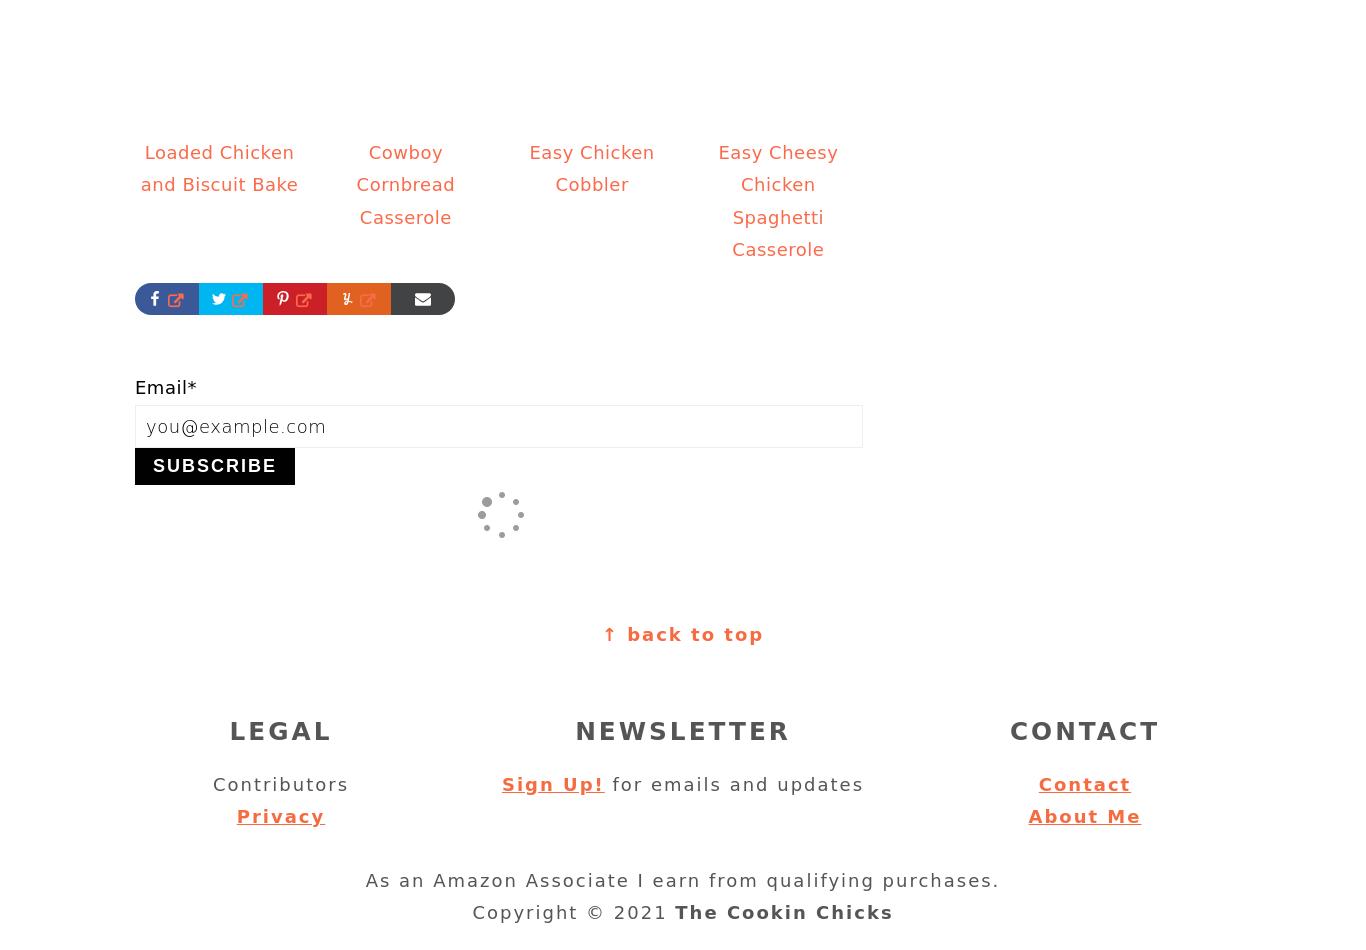 The height and width of the screenshot is (950, 1366). What do you see at coordinates (681, 634) in the screenshot?
I see `'↑ back to top'` at bounding box center [681, 634].